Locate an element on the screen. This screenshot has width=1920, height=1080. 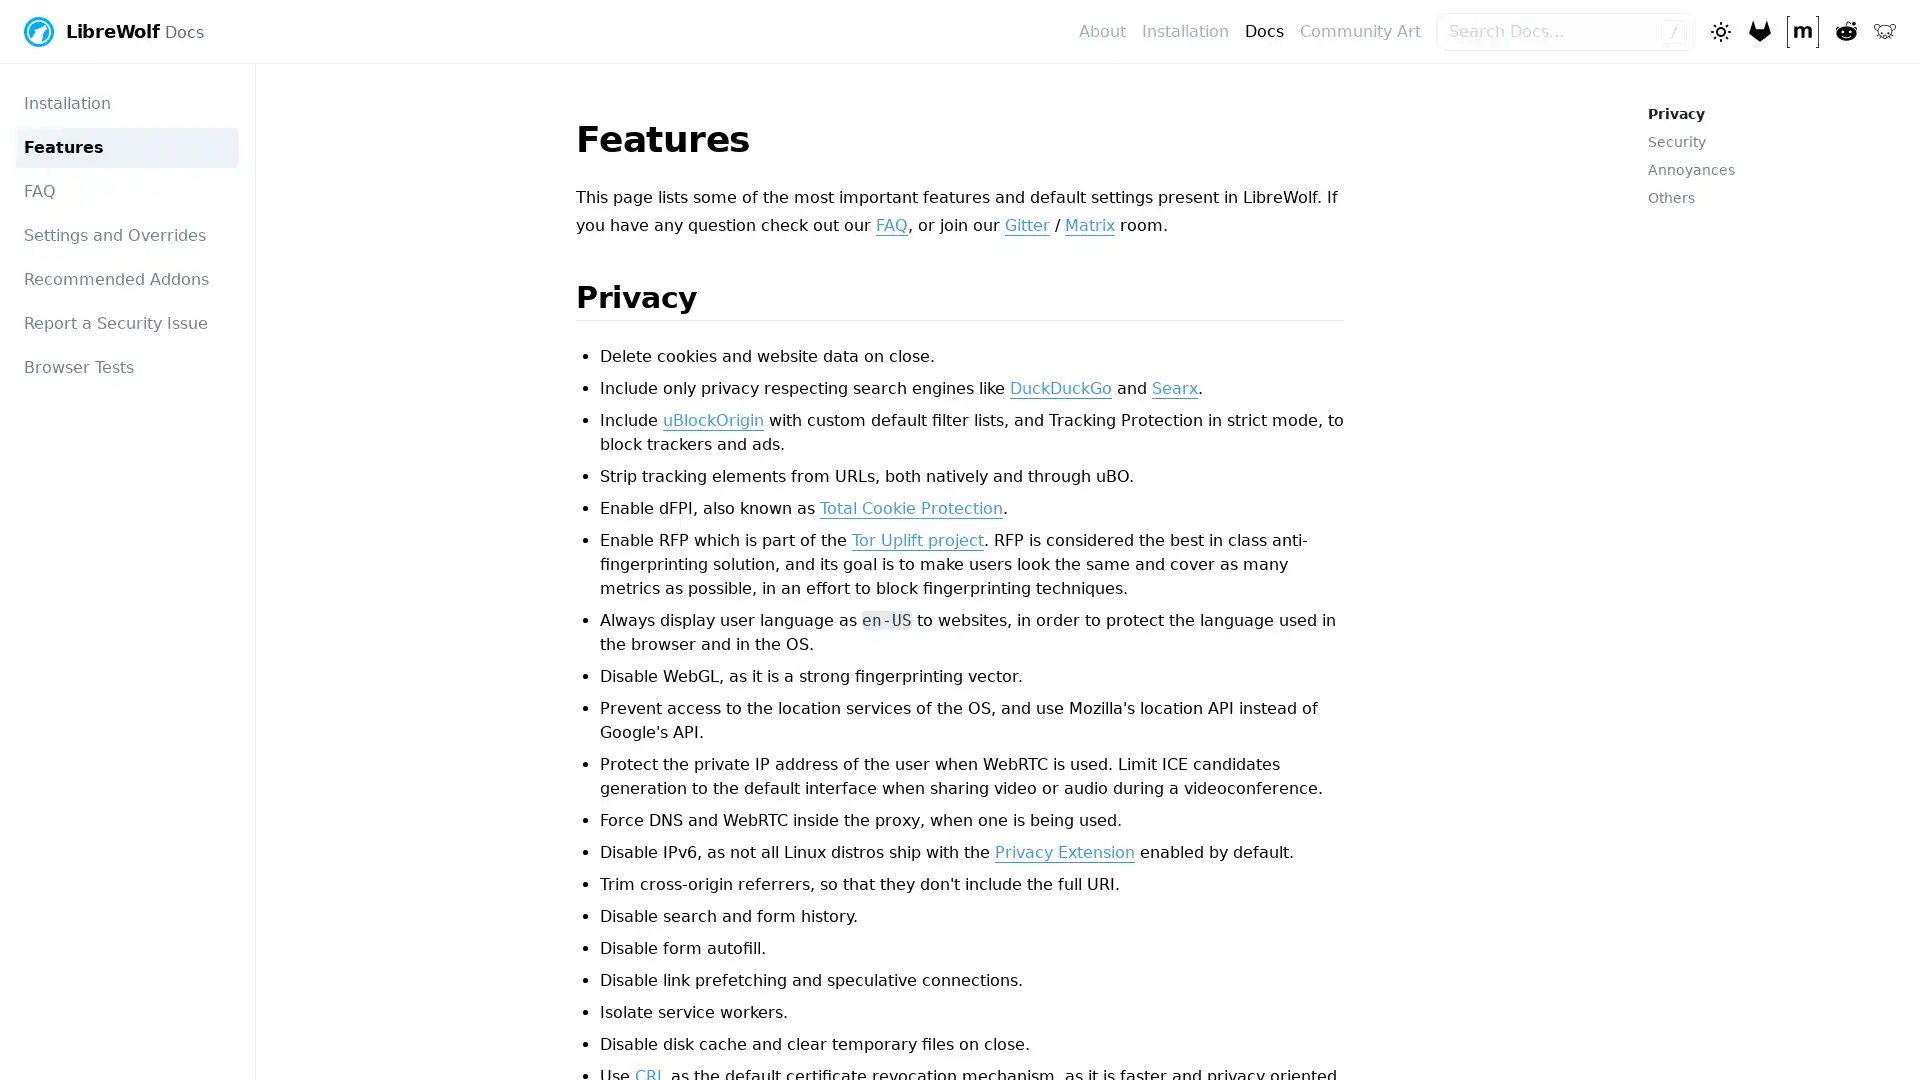
Toggle theme is located at coordinates (1718, 30).